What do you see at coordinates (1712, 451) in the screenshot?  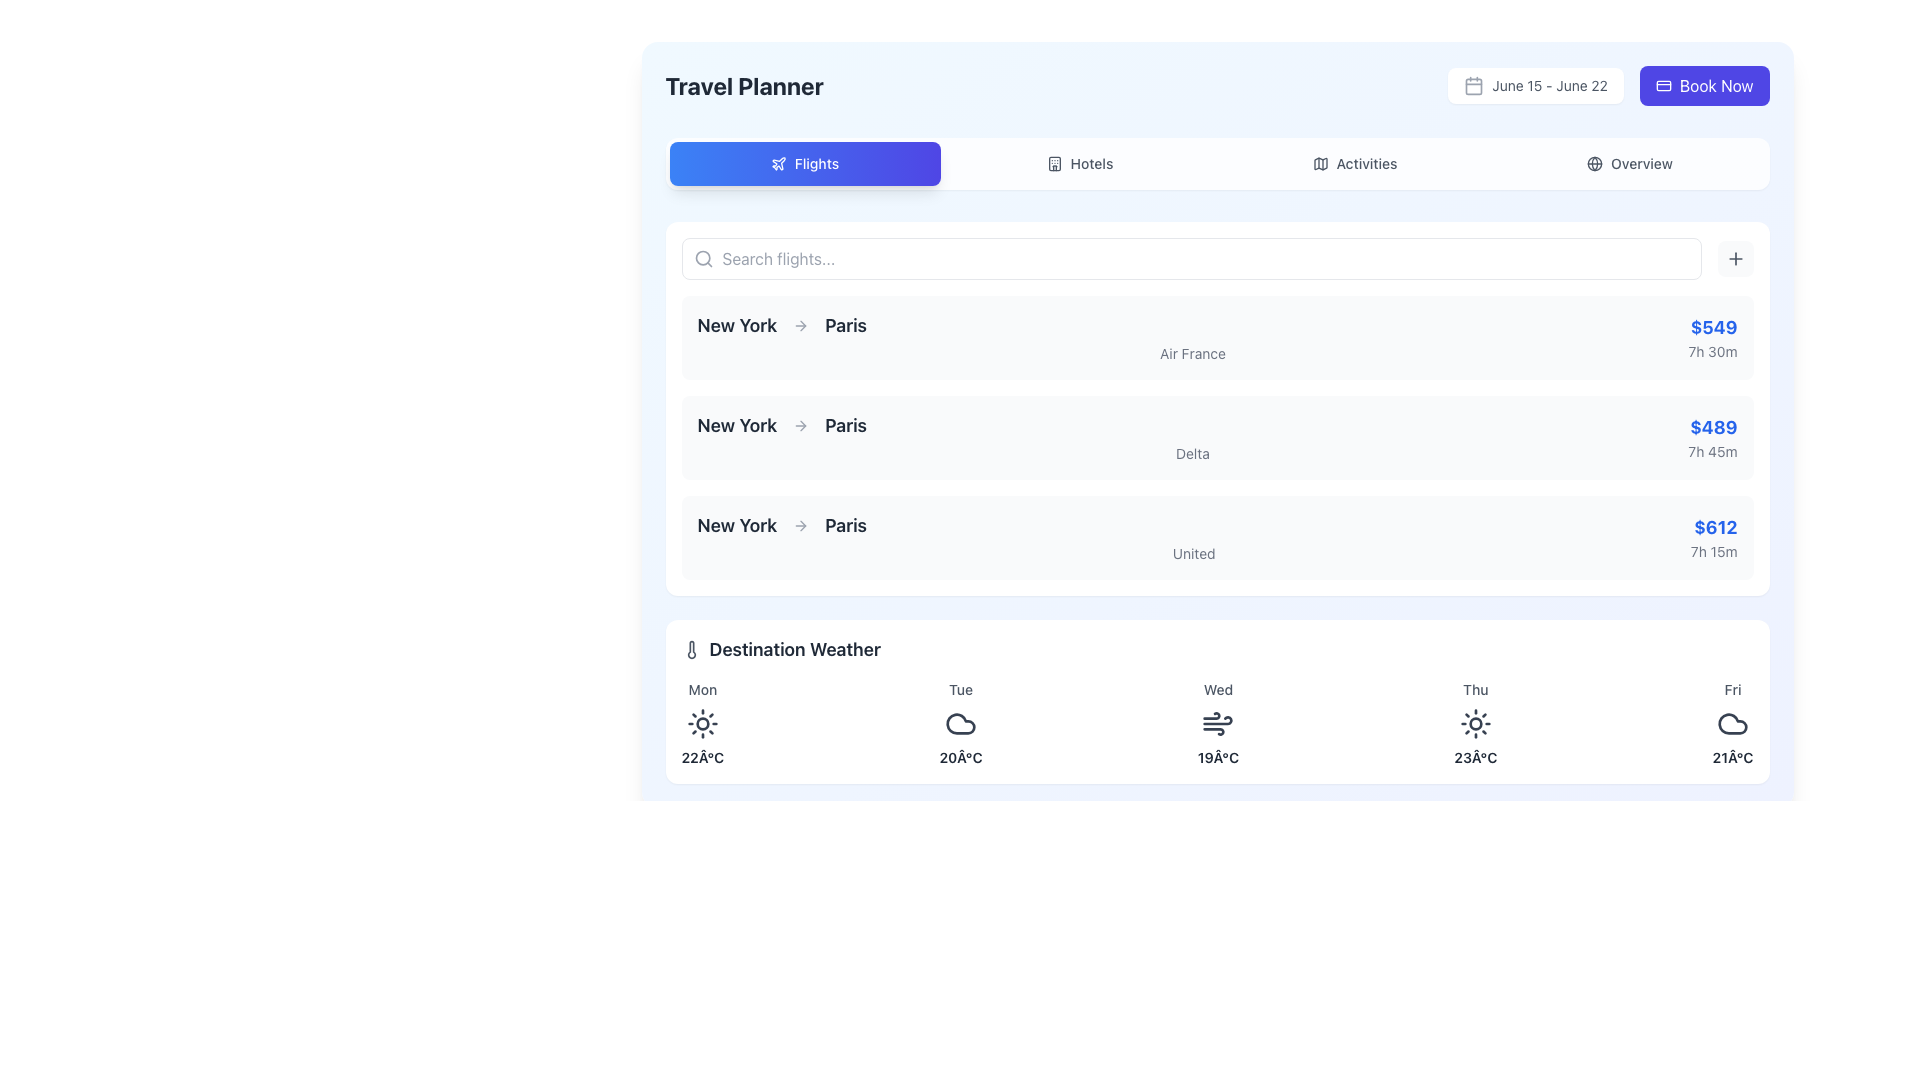 I see `the Text Label that displays the flight duration, located below the price '$489' in the right-aligned column of the second flight result` at bounding box center [1712, 451].